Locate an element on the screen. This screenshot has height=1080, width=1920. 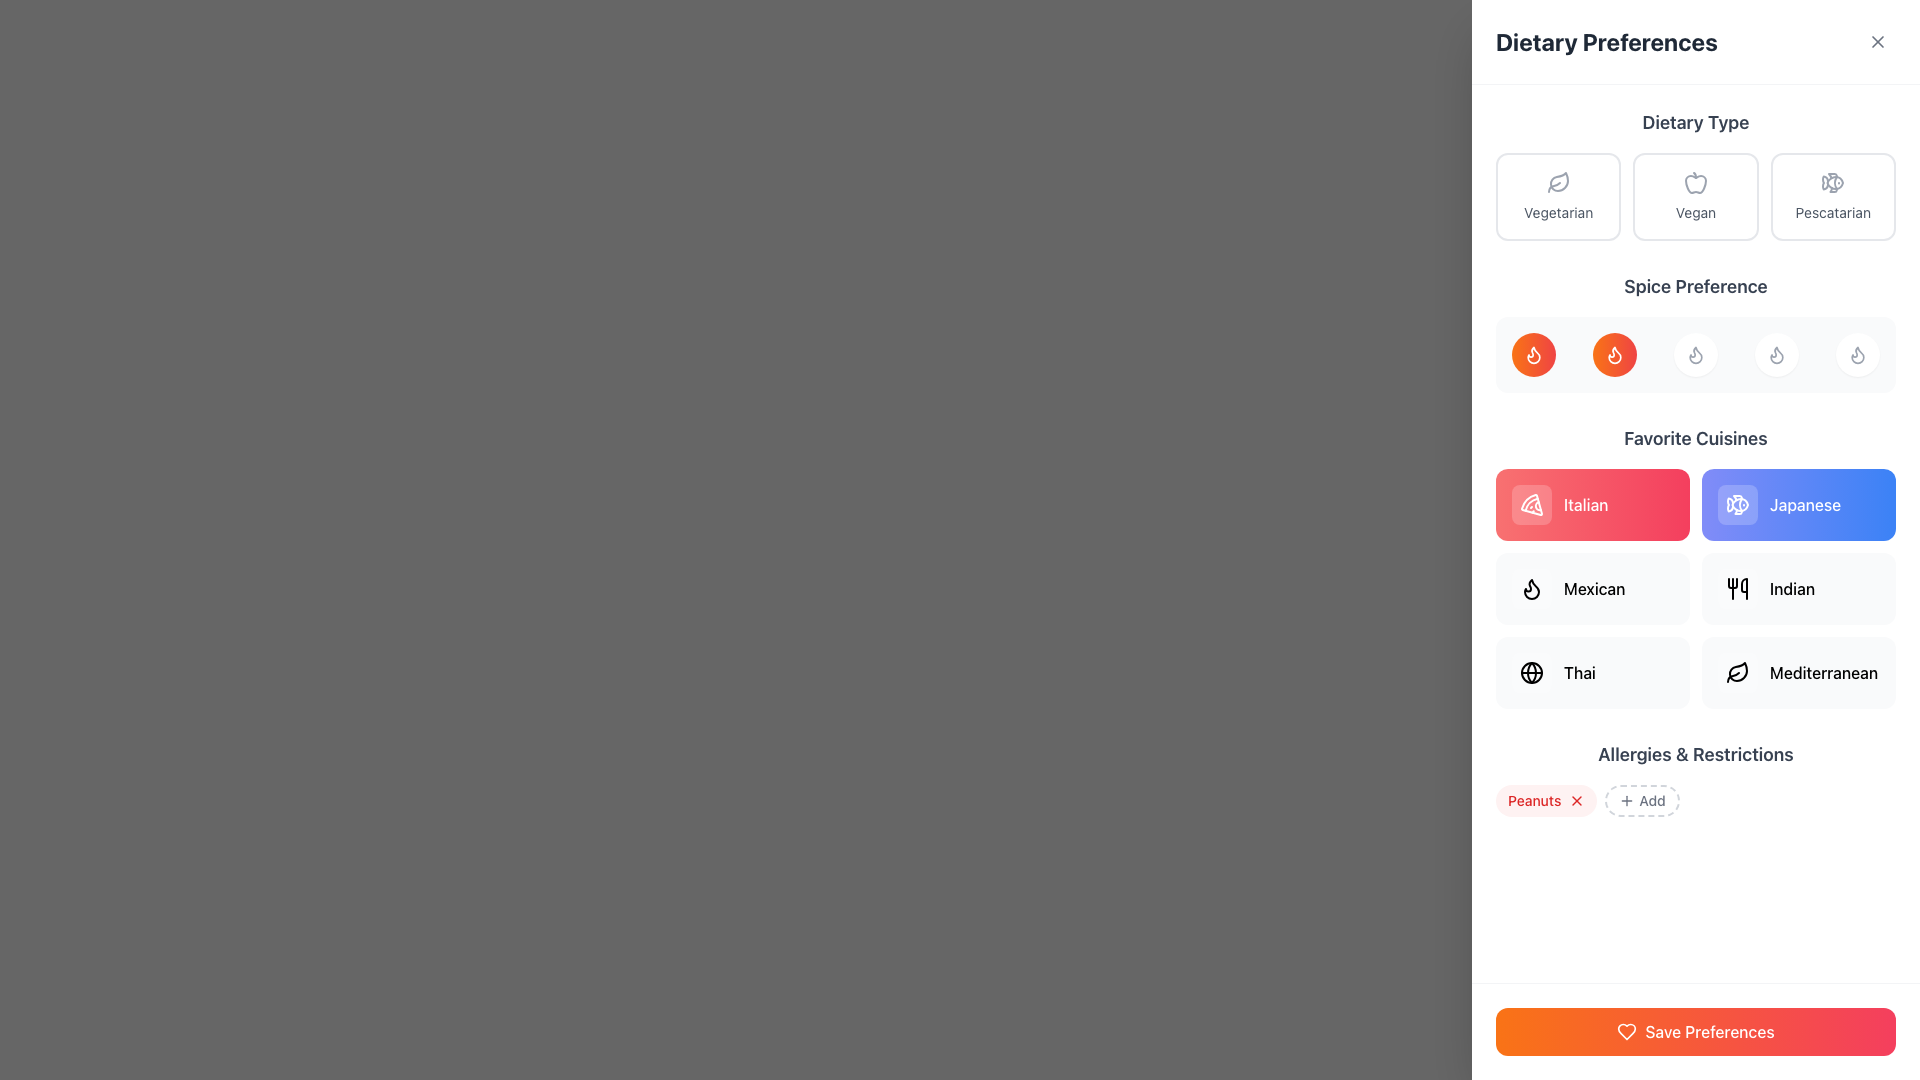
the text label reading 'Allergies & Restrictions', which is bold and prominently displayed in grayish-black color, located between the 'Favorite Cuisines' section and the 'Peanuts' label with an 'Add' button below is located at coordinates (1694, 755).